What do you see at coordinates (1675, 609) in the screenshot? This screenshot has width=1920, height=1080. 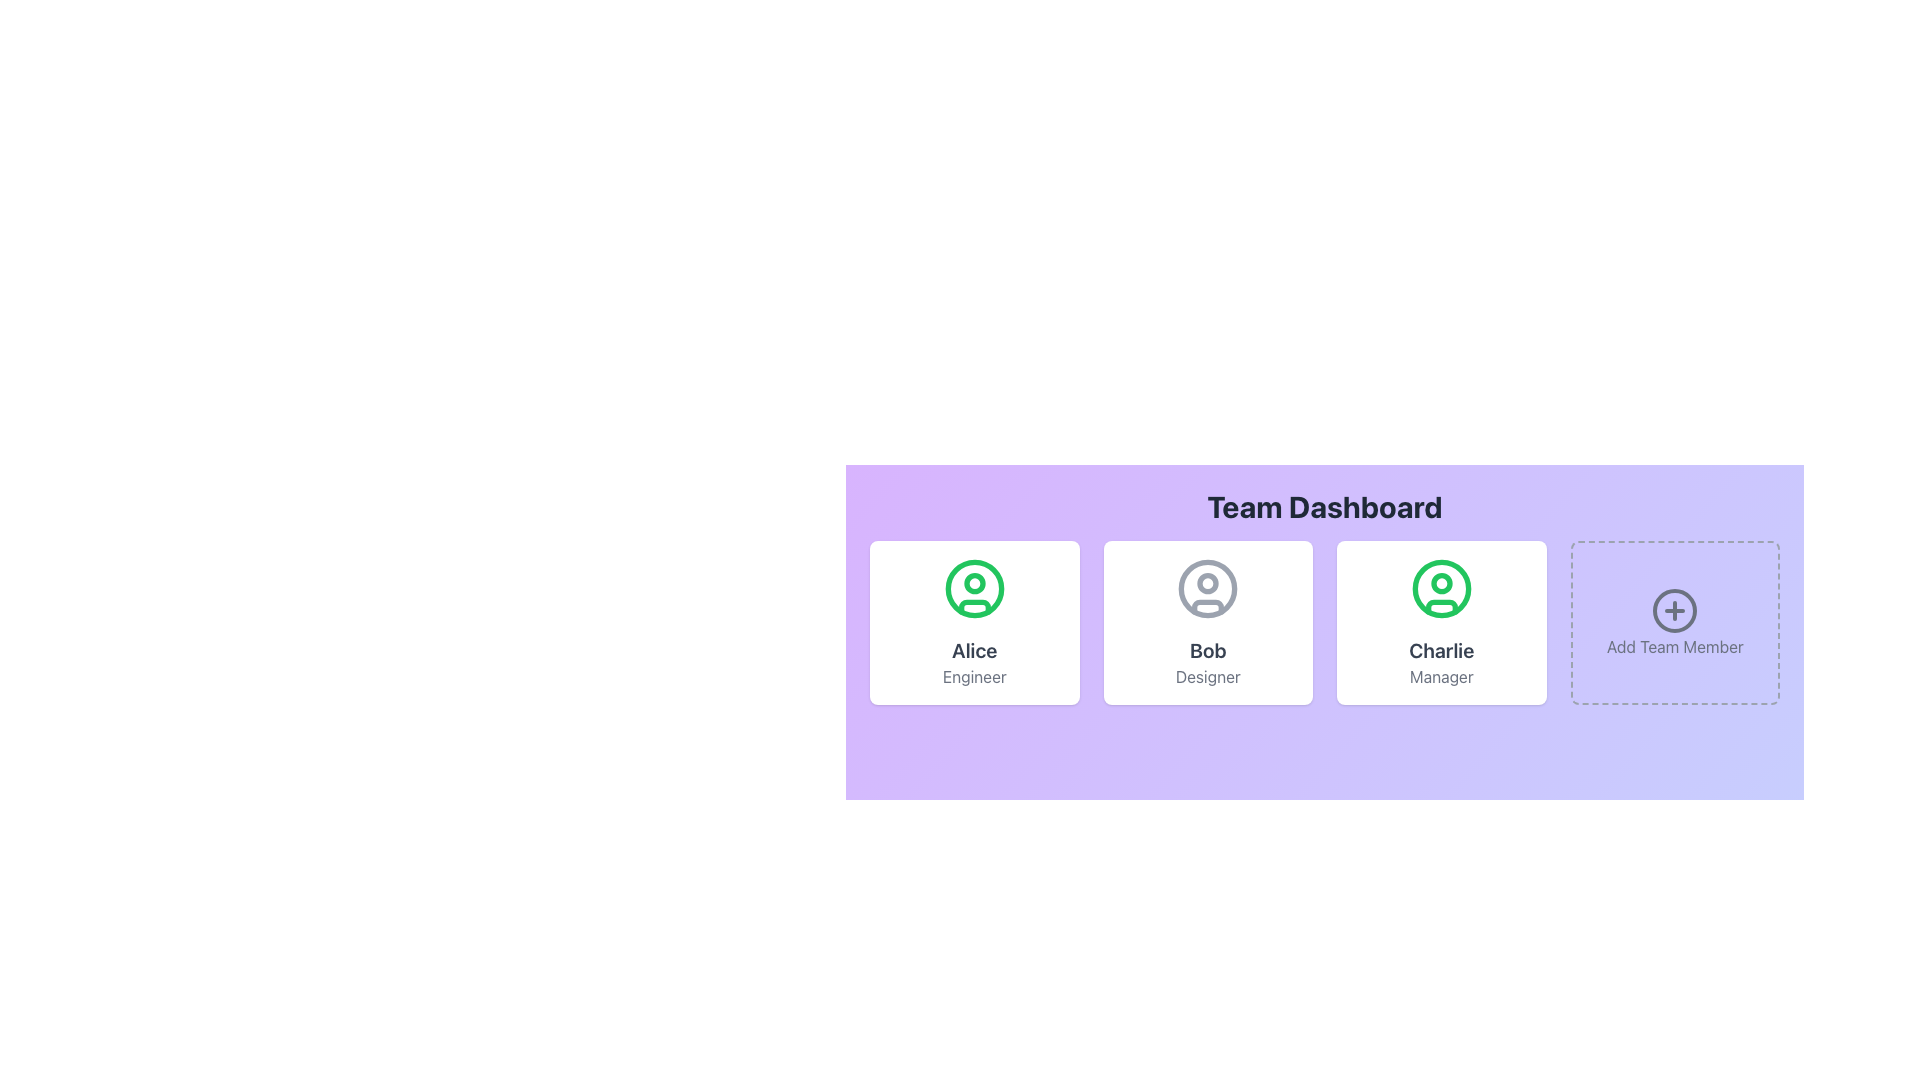 I see `the circular part of the 'Add Team Member' icon, which is located at the center of the icon within the fourth option in the row of team cards on the dashboard, to the right of the 'Charlie - Manager' card` at bounding box center [1675, 609].